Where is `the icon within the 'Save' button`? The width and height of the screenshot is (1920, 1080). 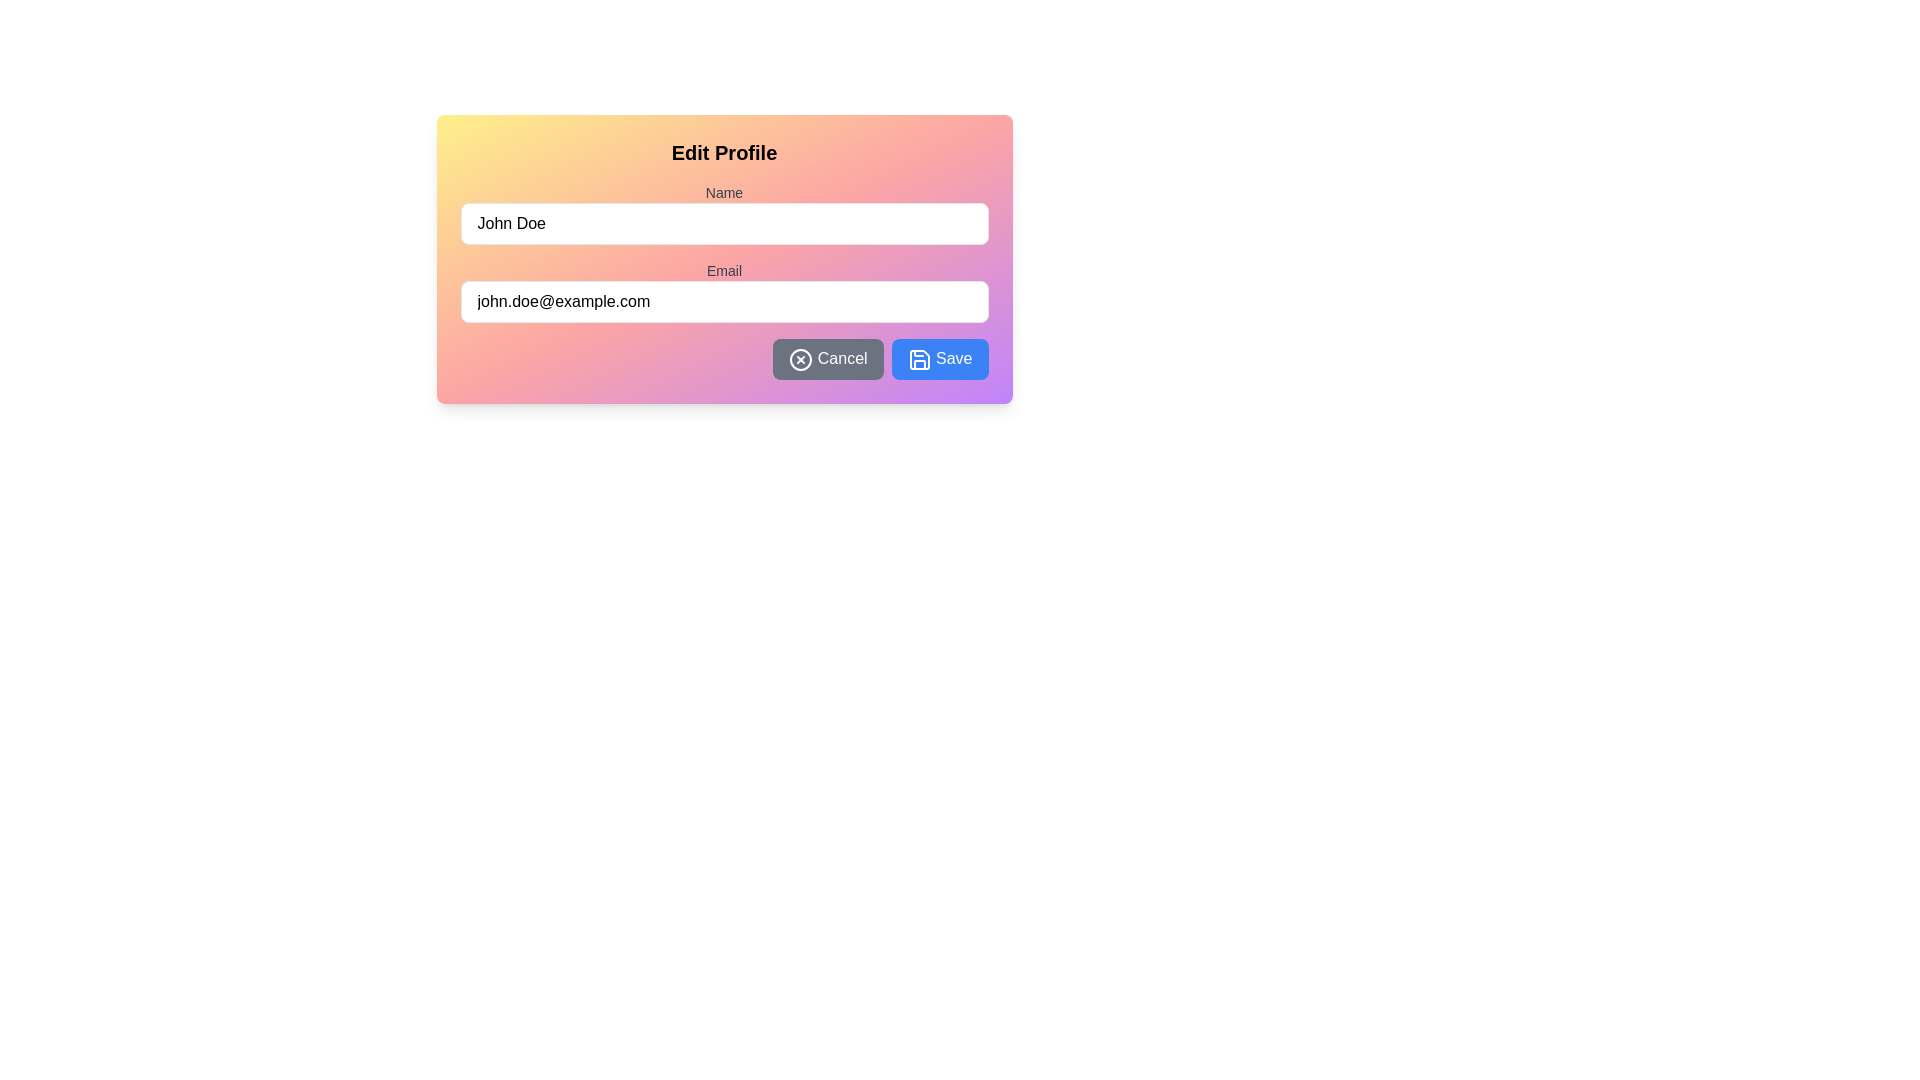 the icon within the 'Save' button is located at coordinates (918, 358).